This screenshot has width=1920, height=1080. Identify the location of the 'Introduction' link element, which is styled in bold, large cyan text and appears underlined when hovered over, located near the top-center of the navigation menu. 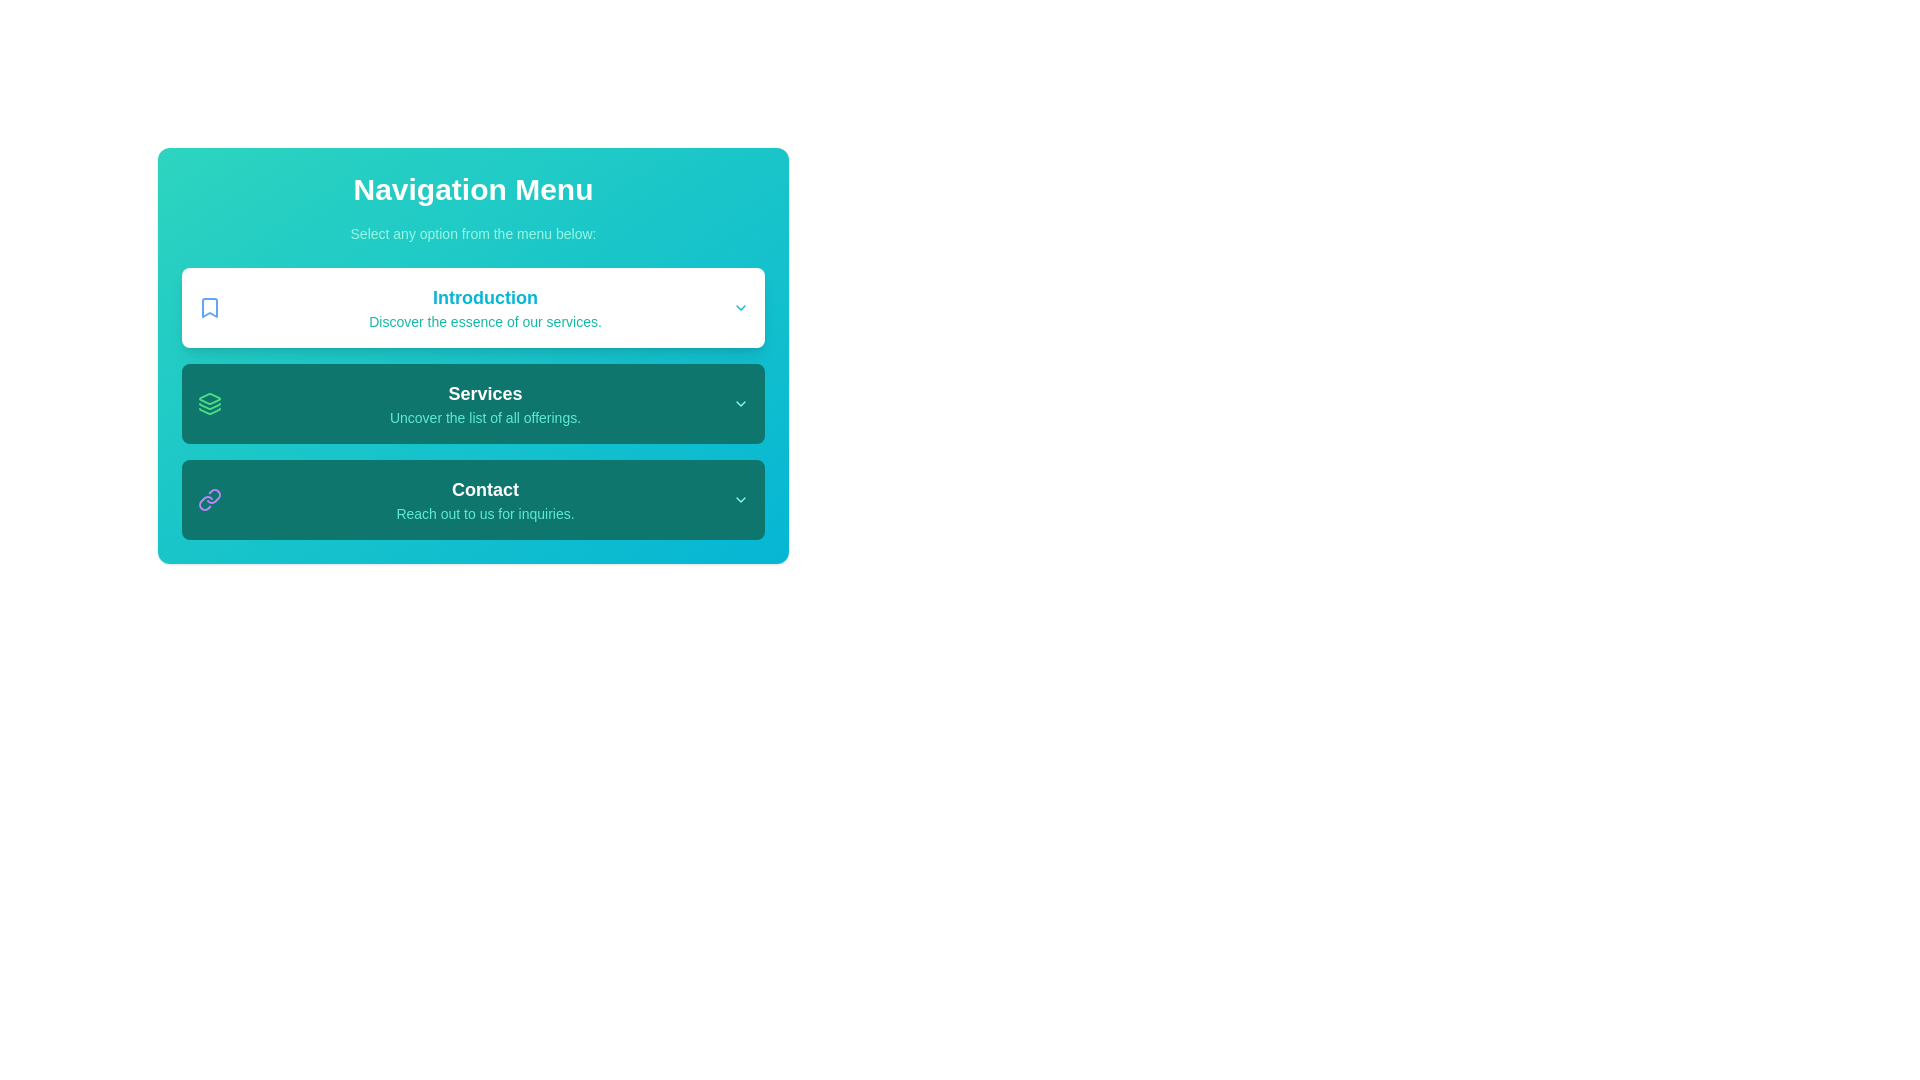
(485, 297).